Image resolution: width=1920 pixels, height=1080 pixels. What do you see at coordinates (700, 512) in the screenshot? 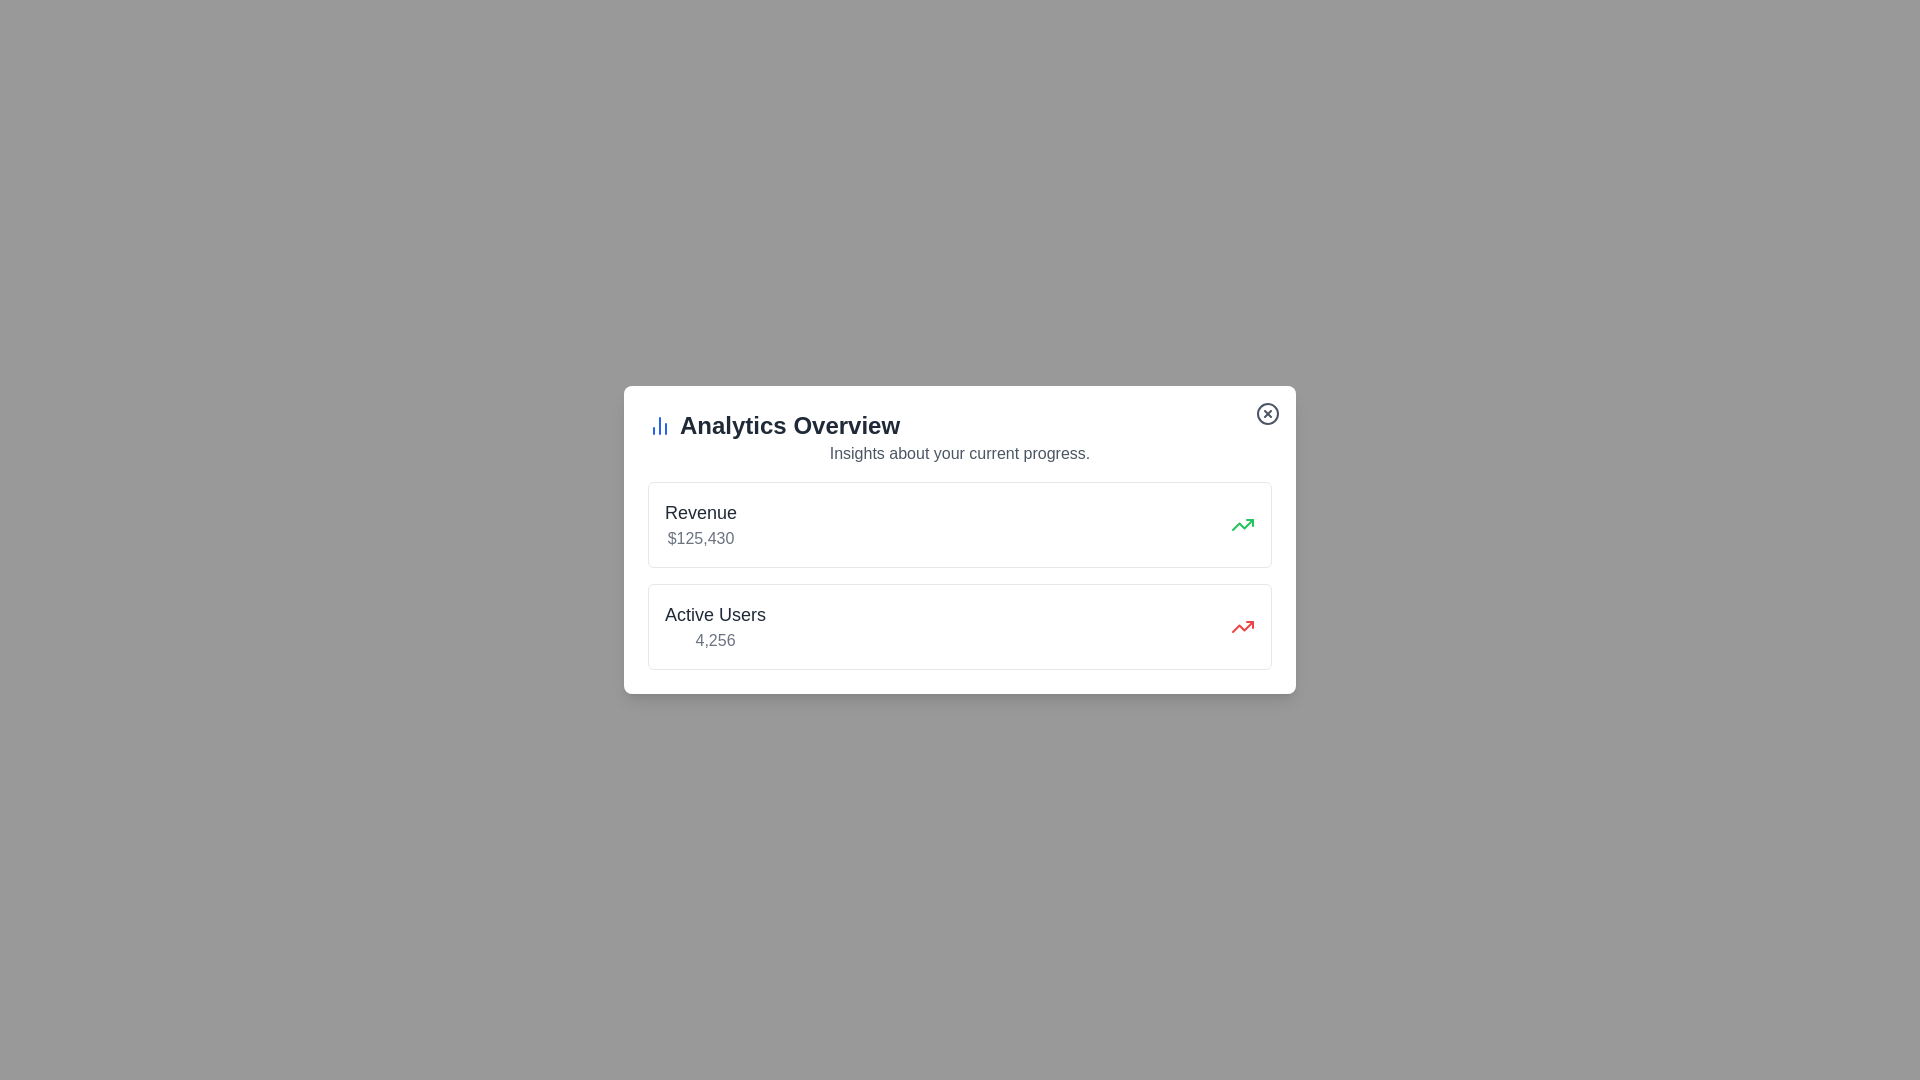
I see `the 'Revenue' text label, which is bold and positioned above the '$125,430' text in the 'Analytics Overview' dashboard` at bounding box center [700, 512].